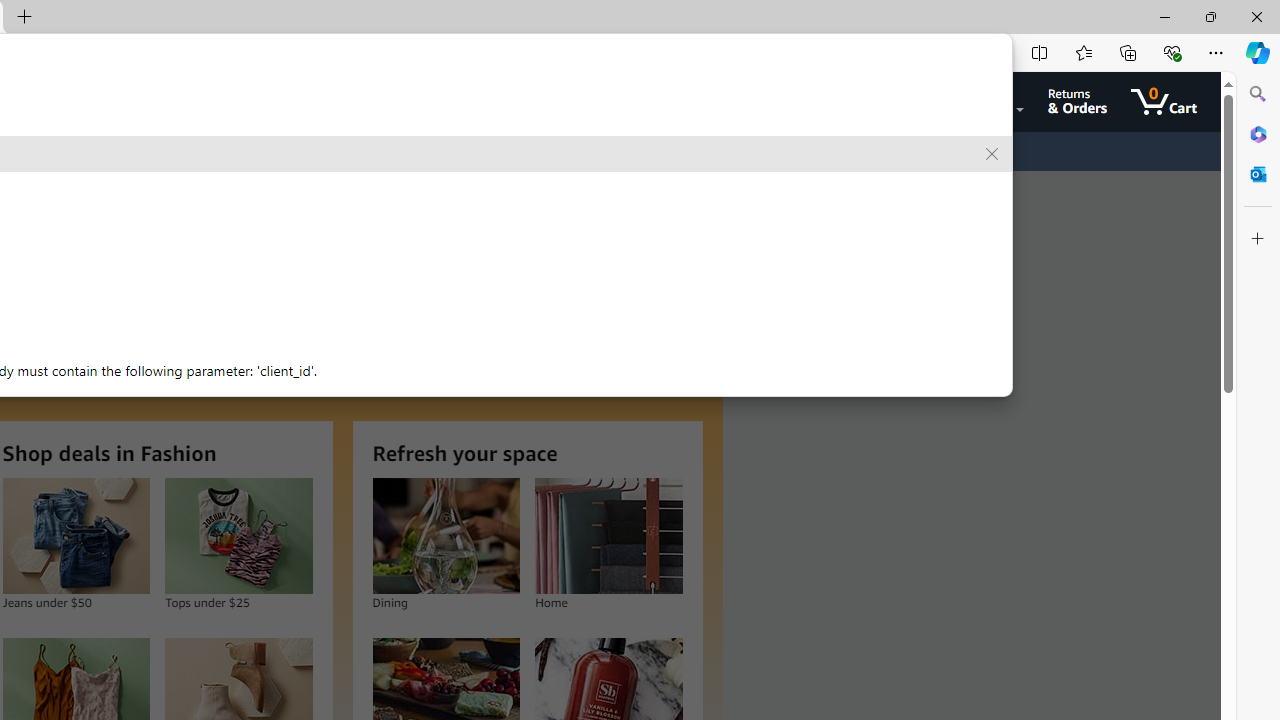  What do you see at coordinates (1257, 51) in the screenshot?
I see `'Copilot (Ctrl+Shift+.)'` at bounding box center [1257, 51].